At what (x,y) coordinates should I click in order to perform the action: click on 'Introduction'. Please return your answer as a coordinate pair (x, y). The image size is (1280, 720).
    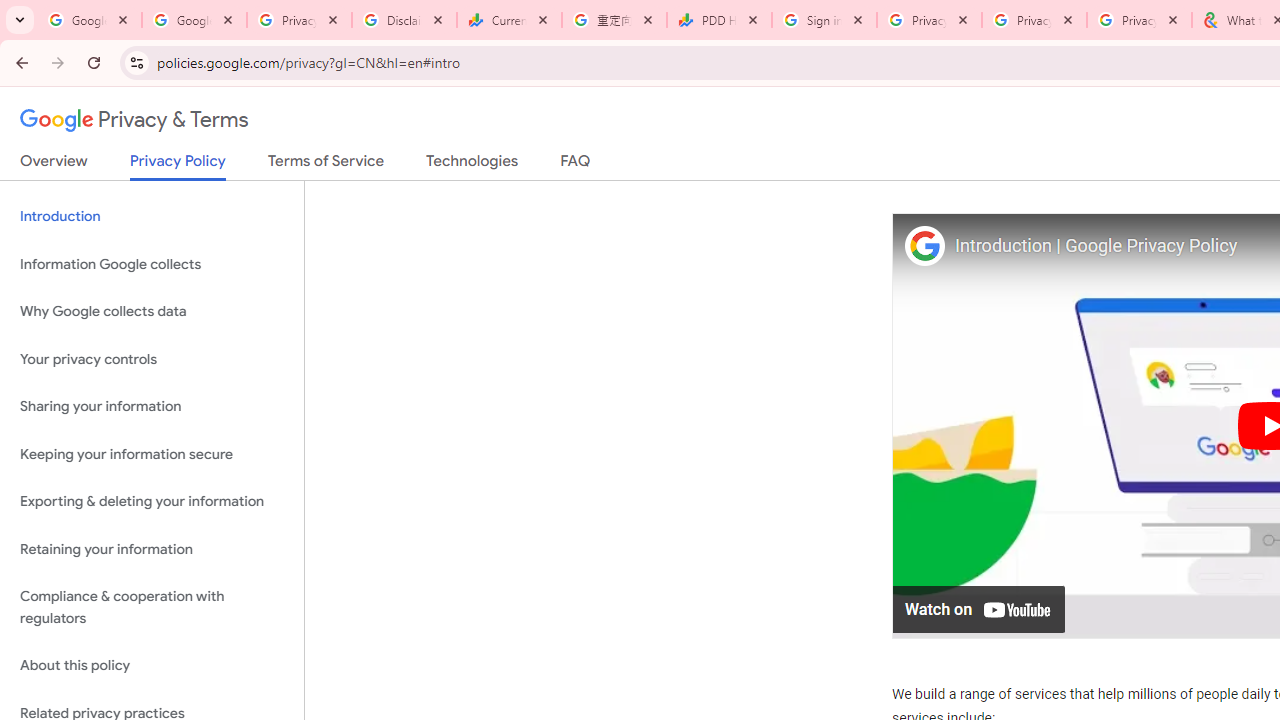
    Looking at the image, I should click on (151, 217).